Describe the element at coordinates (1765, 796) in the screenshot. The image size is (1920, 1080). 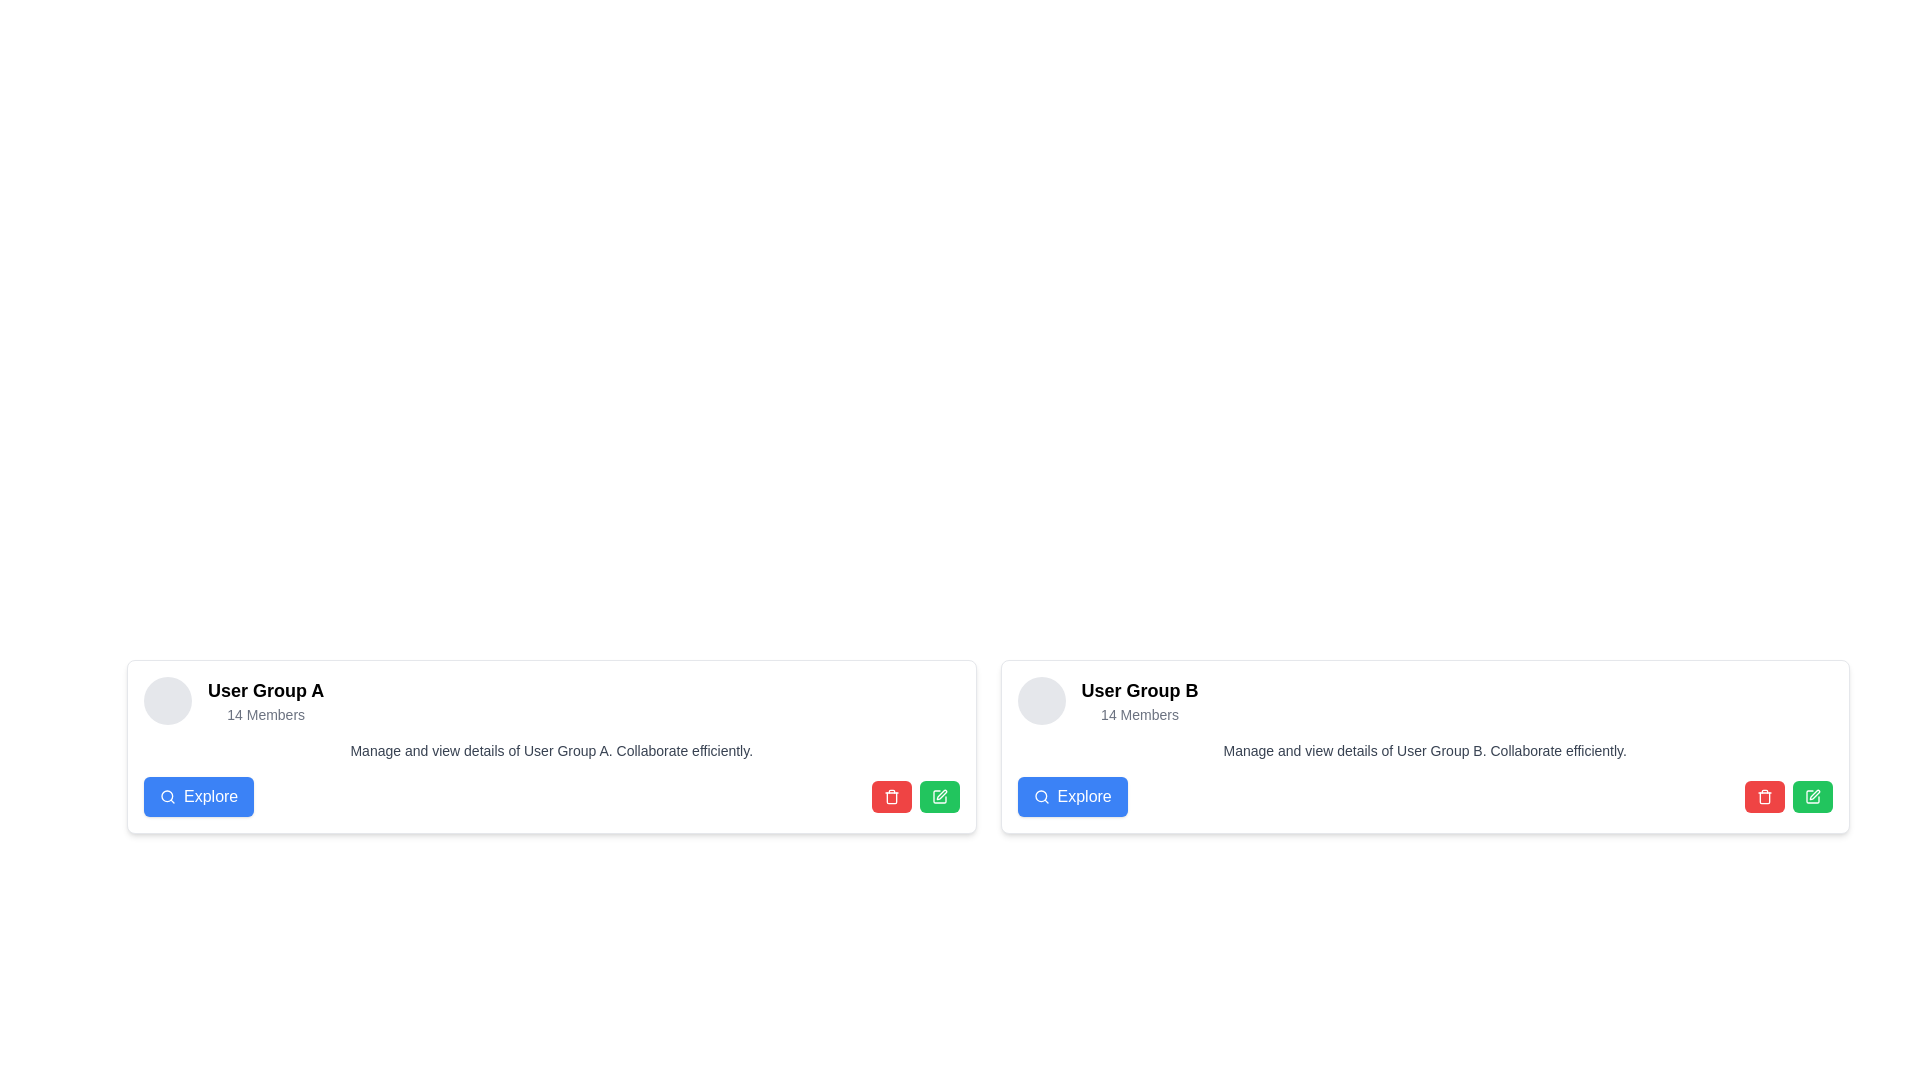
I see `the red button with white text and a trash bin icon located at the bottom right of the card-like UI component` at that location.